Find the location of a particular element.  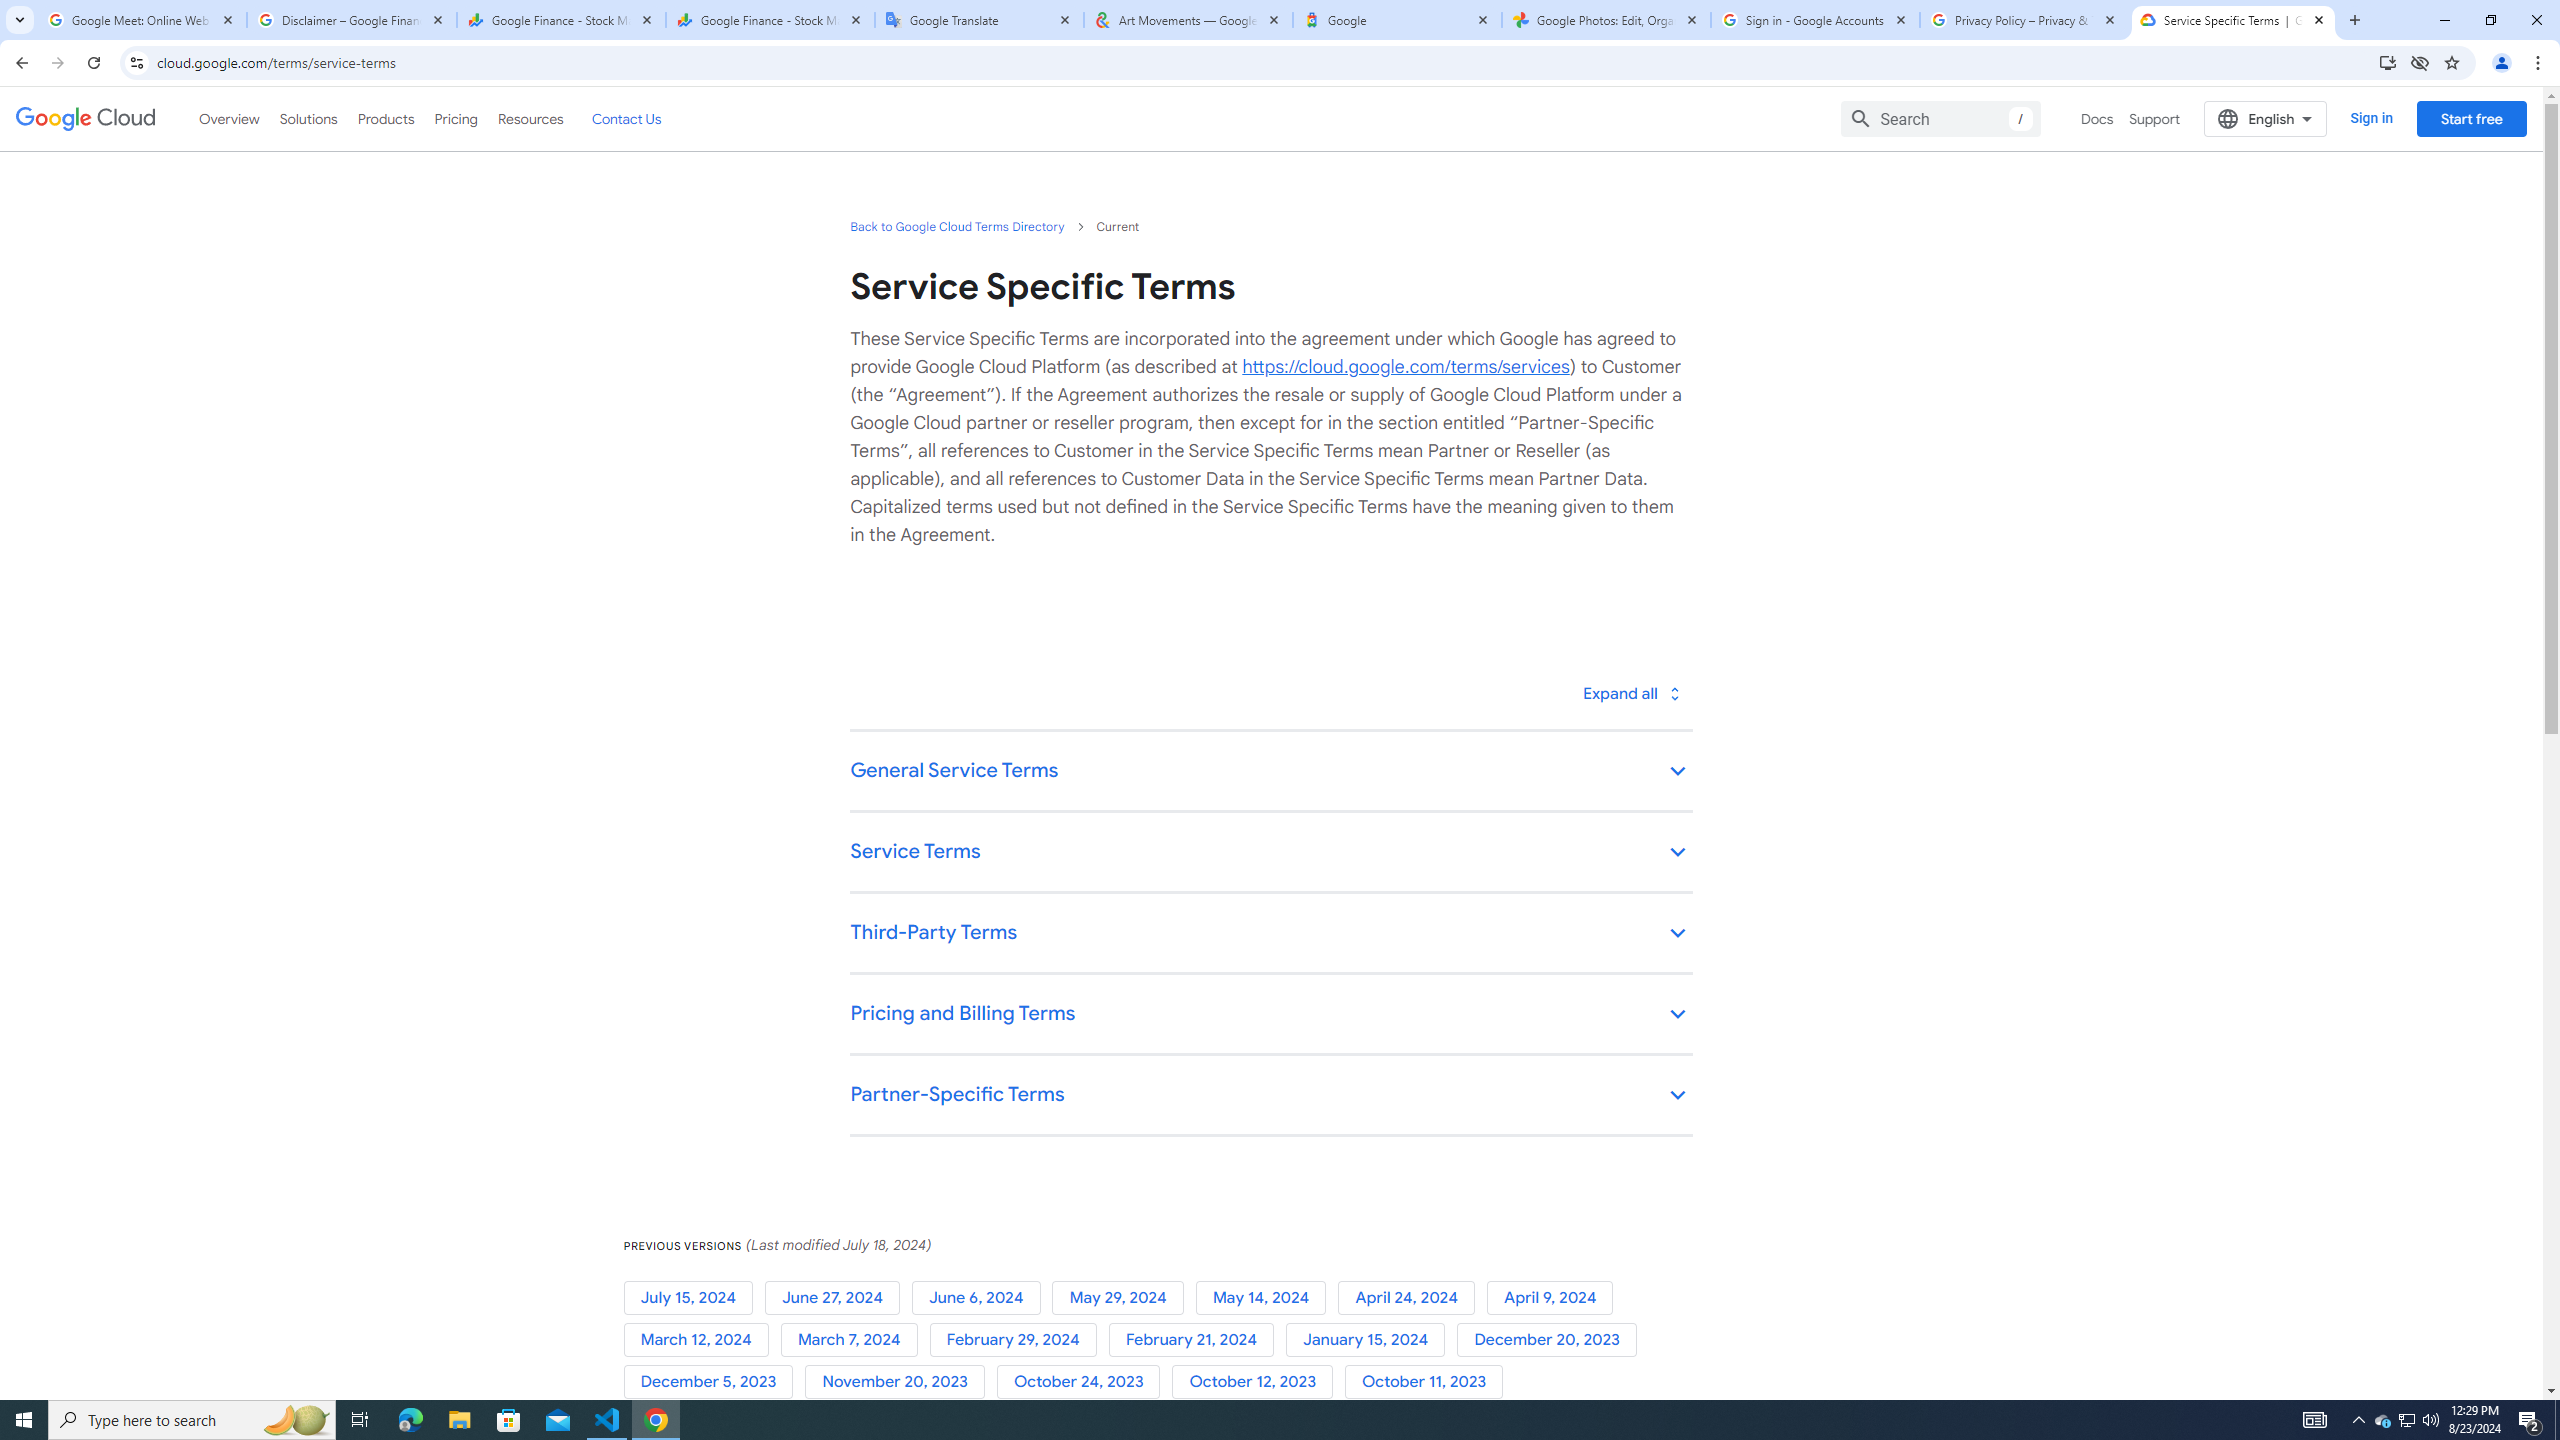

'English' is located at coordinates (2265, 118).